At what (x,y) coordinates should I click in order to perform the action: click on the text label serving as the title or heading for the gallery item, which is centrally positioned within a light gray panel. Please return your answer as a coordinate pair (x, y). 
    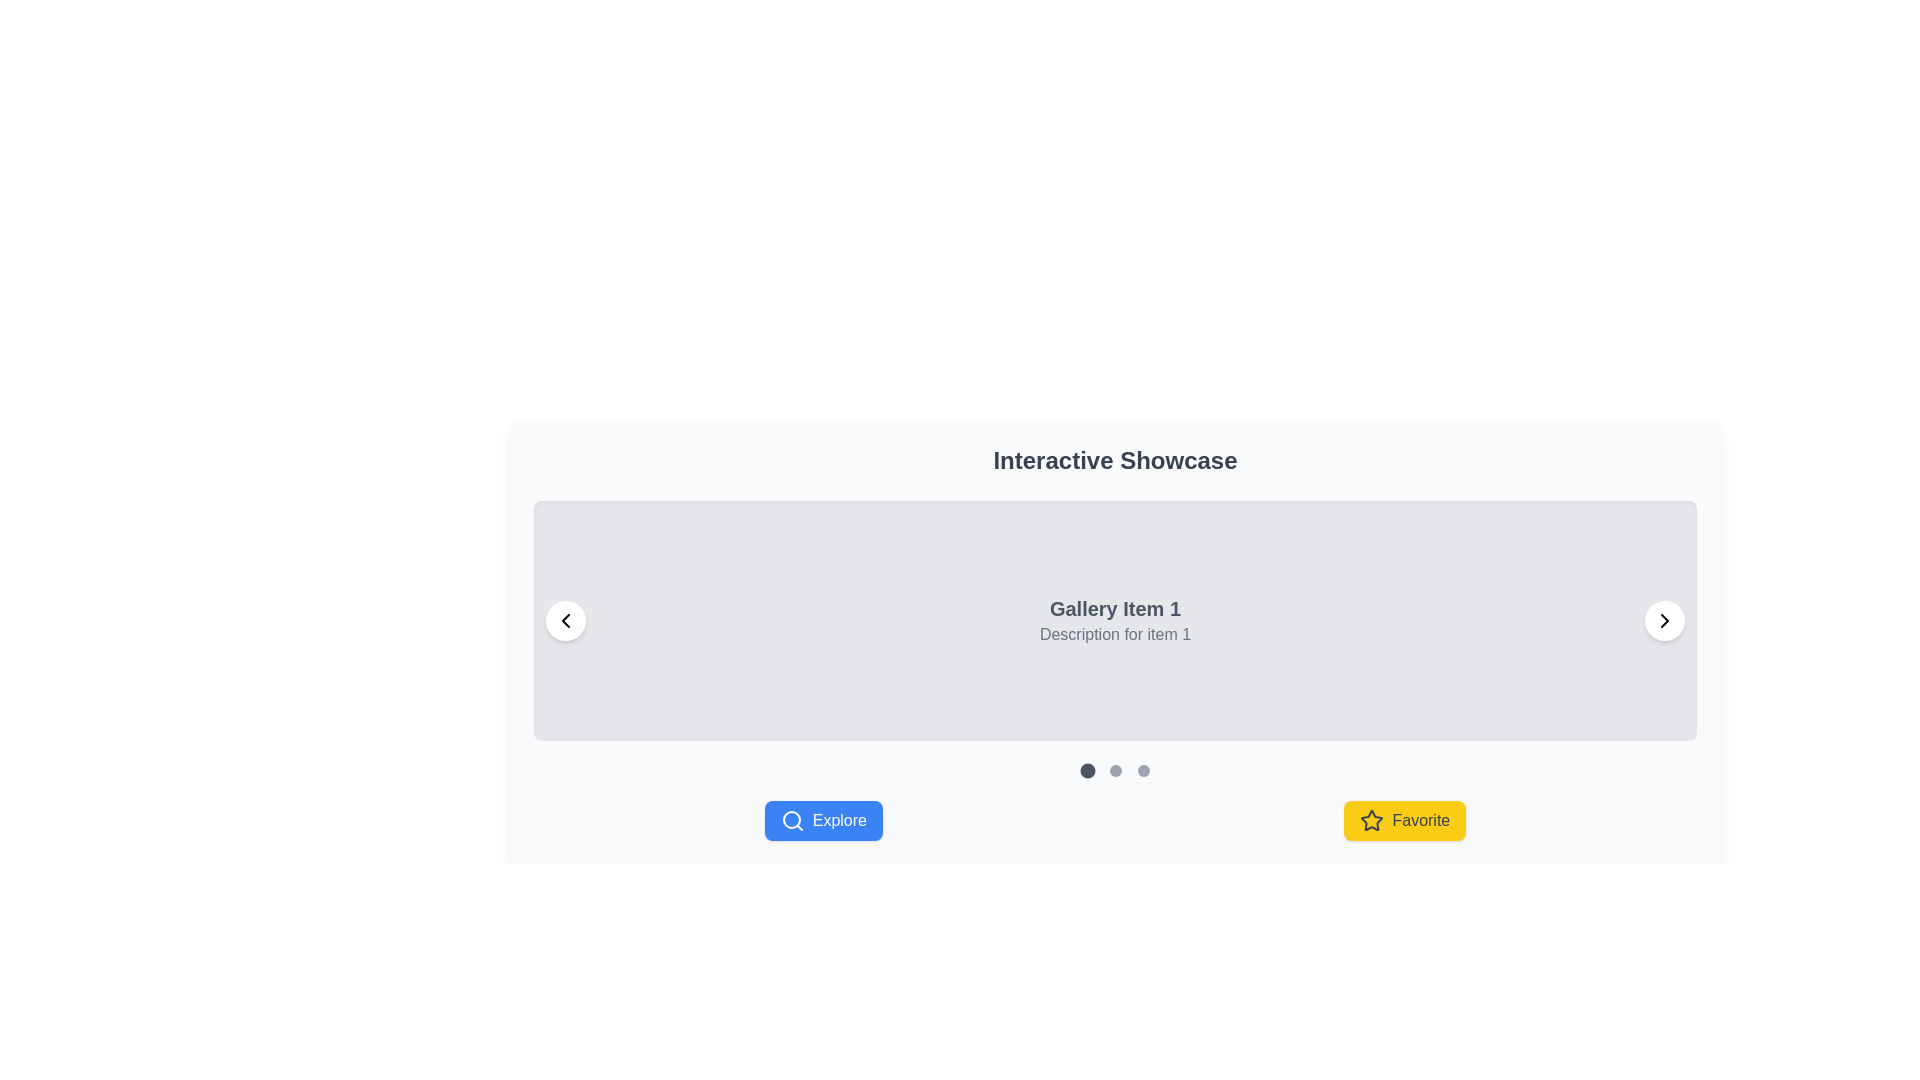
    Looking at the image, I should click on (1114, 608).